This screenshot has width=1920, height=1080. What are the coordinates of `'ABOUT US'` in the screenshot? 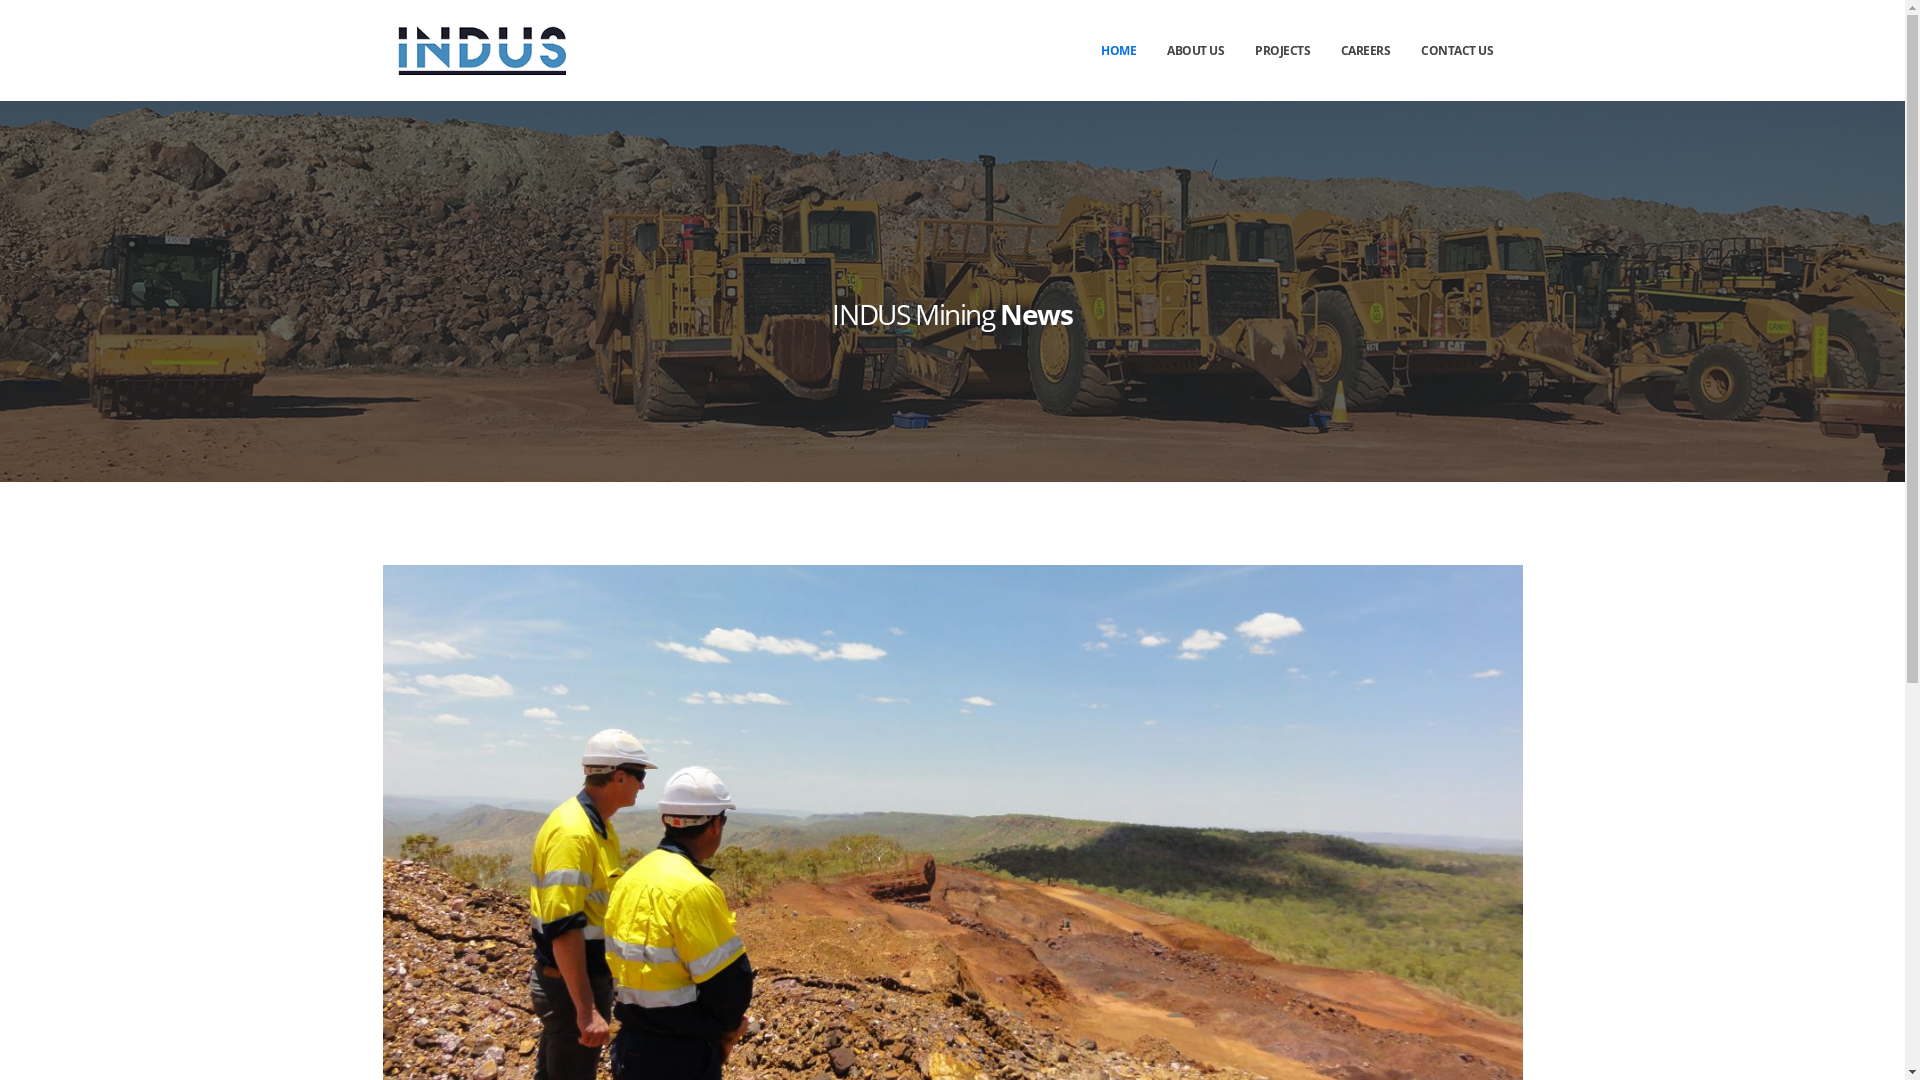 It's located at (1195, 49).